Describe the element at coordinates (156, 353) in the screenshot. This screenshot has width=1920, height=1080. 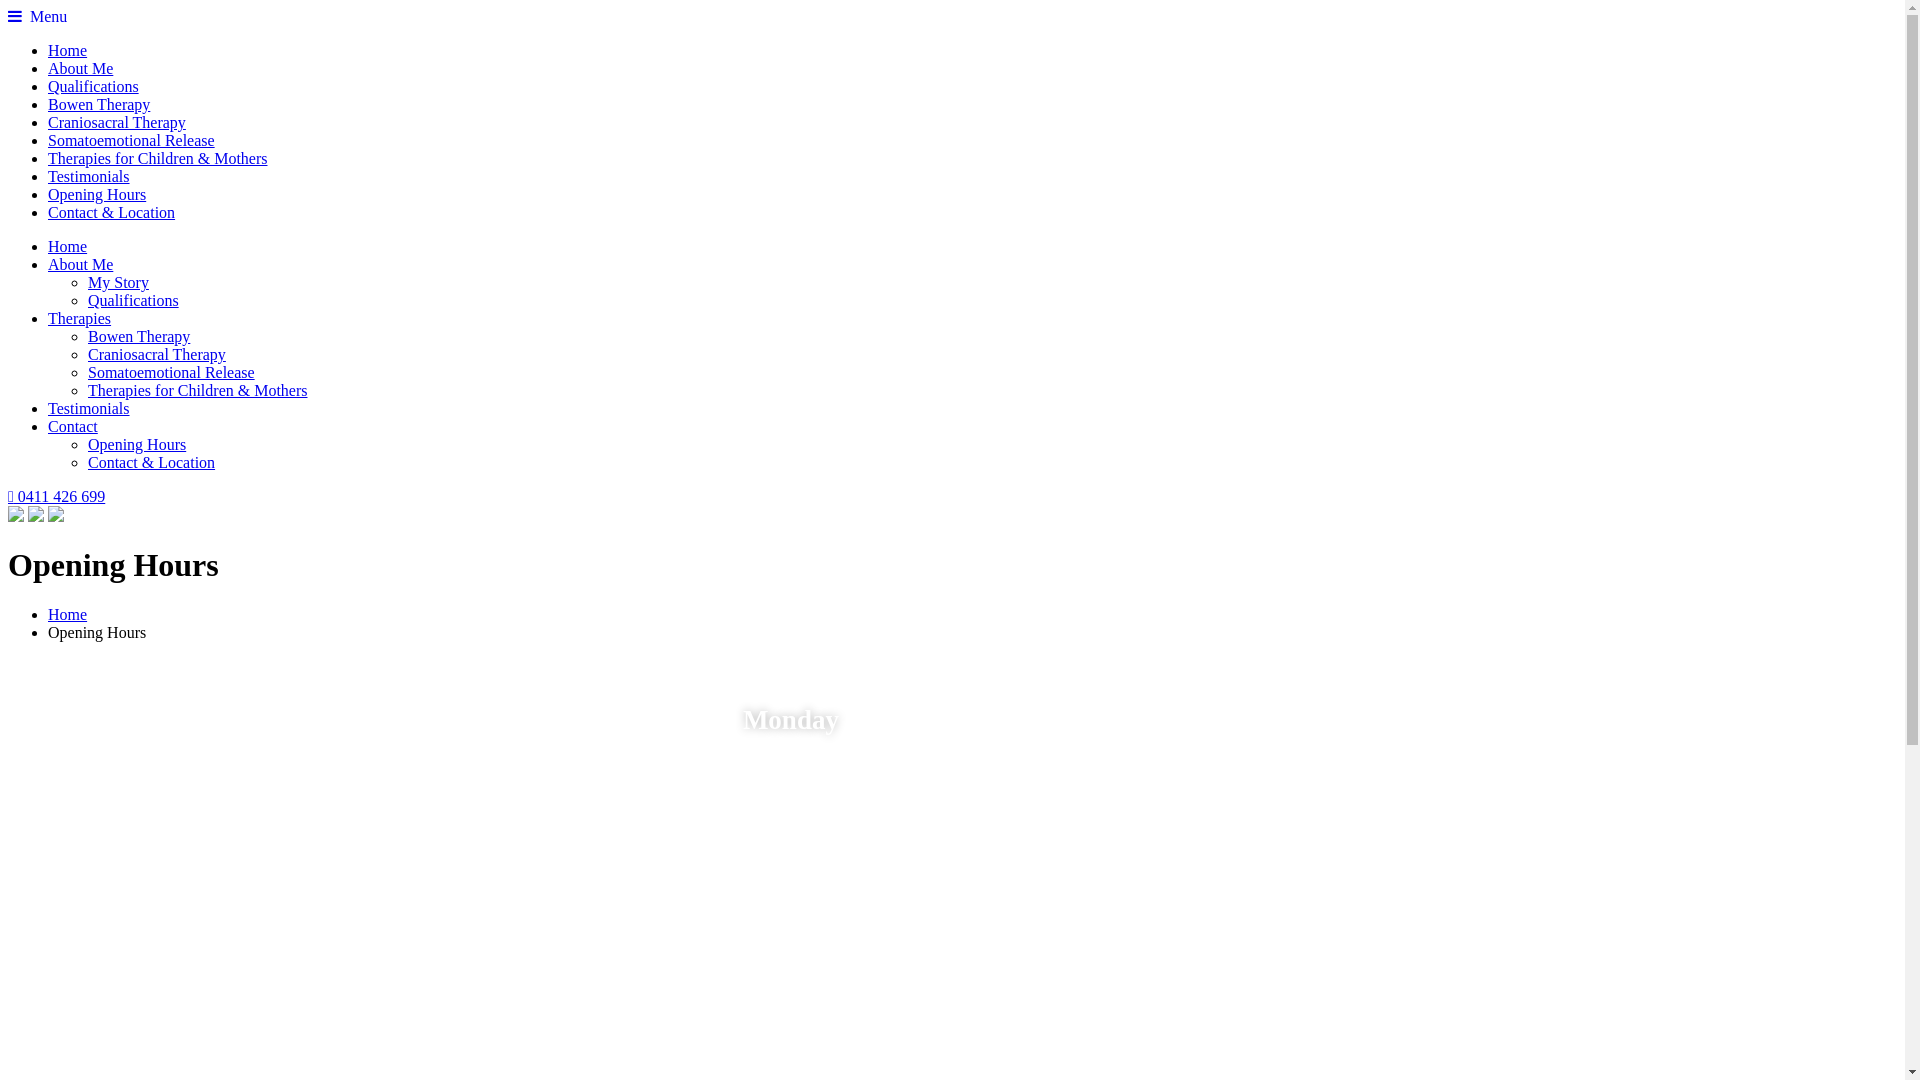
I see `'Craniosacral Therapy'` at that location.